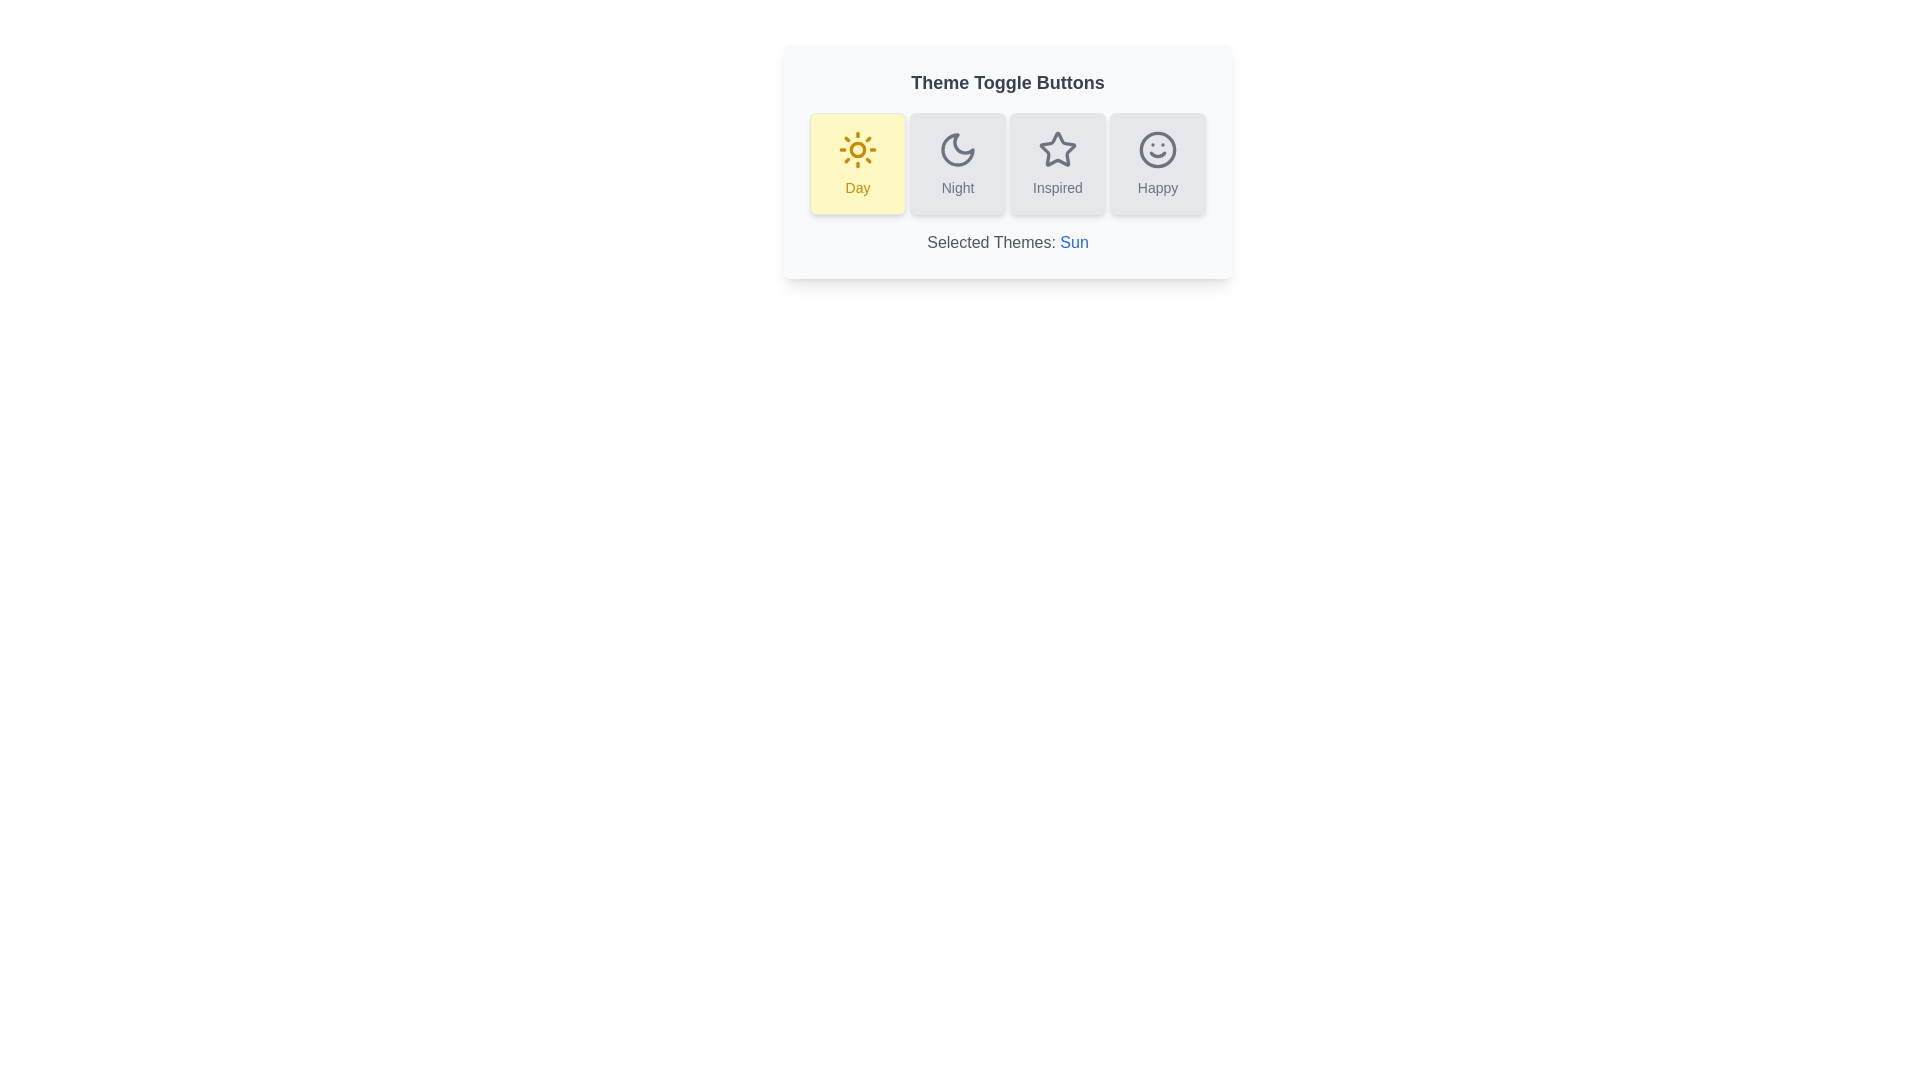 The image size is (1920, 1080). I want to click on the text display element labeled 'Selected Themes:' which shows the value 'Sun' in blue, located below the theme toggle buttons, so click(1008, 242).